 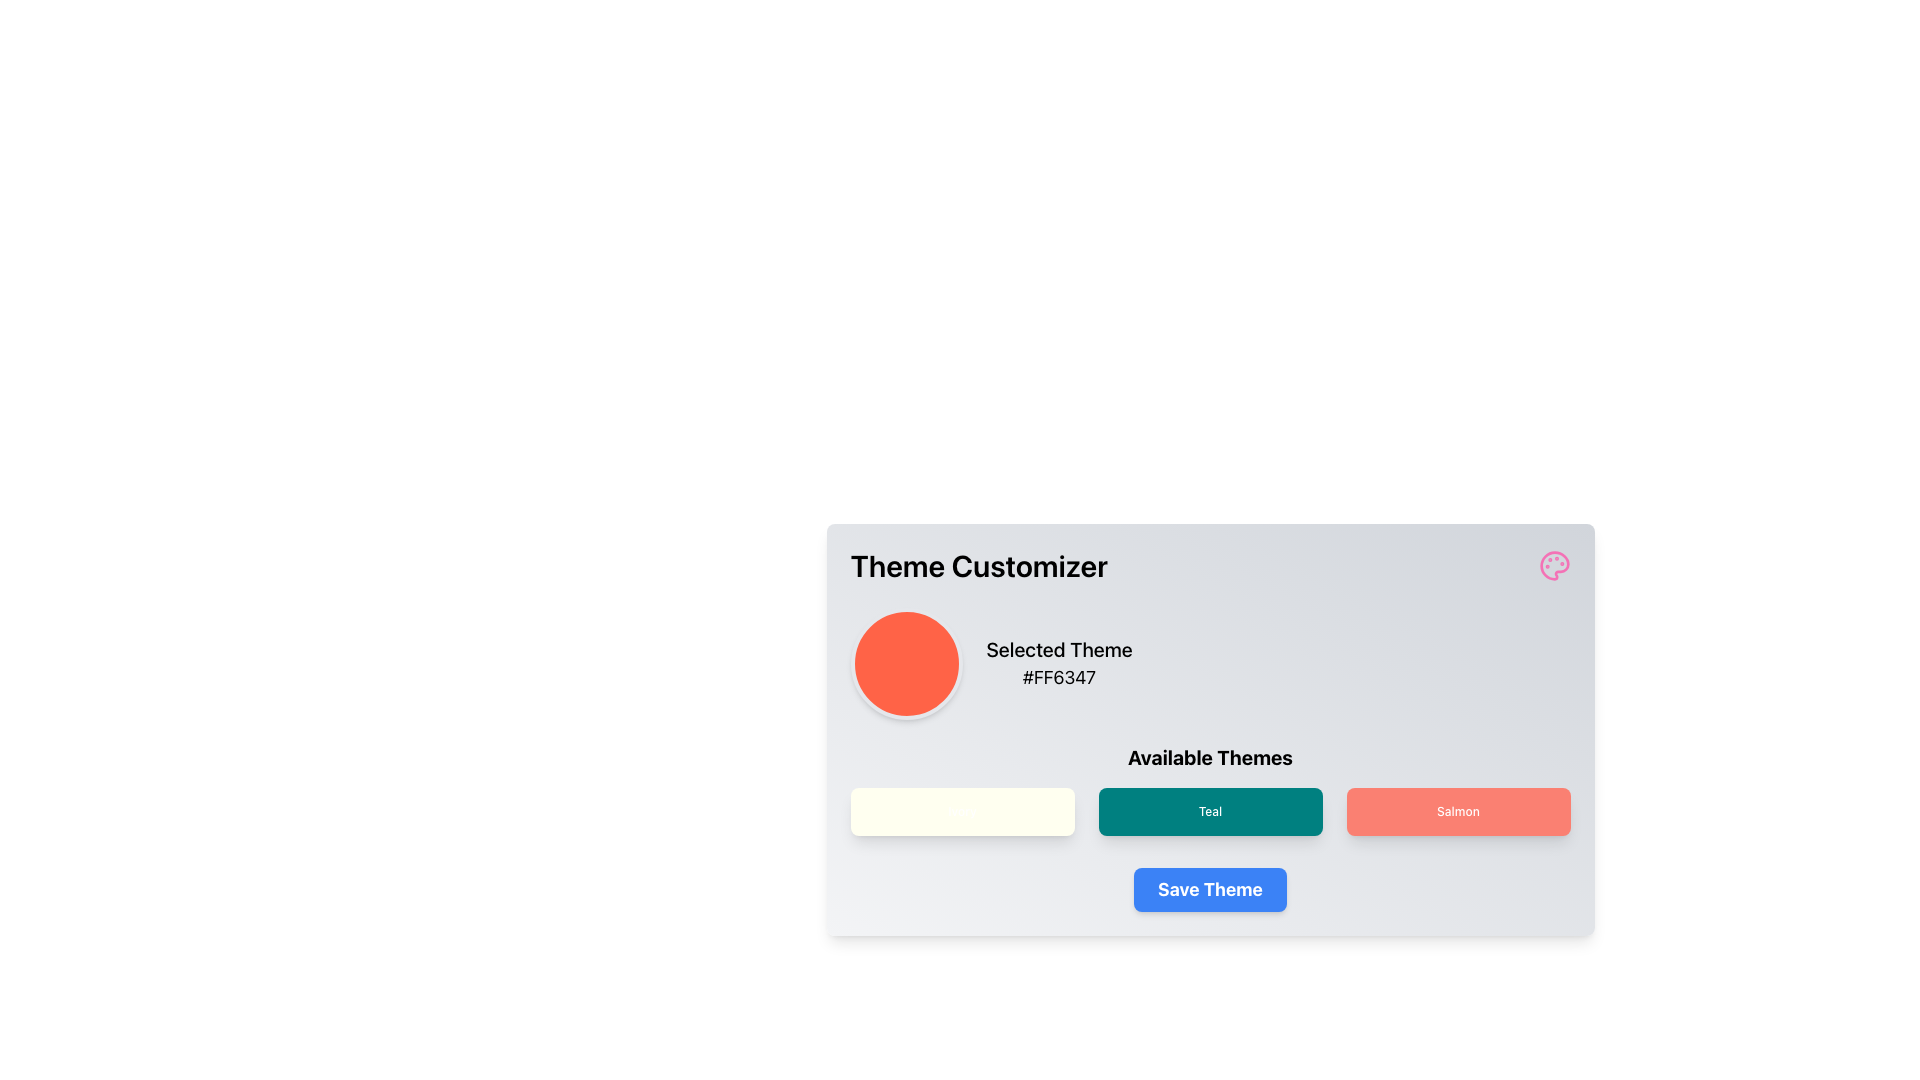 What do you see at coordinates (962, 812) in the screenshot?
I see `the first button in the theme options grid` at bounding box center [962, 812].